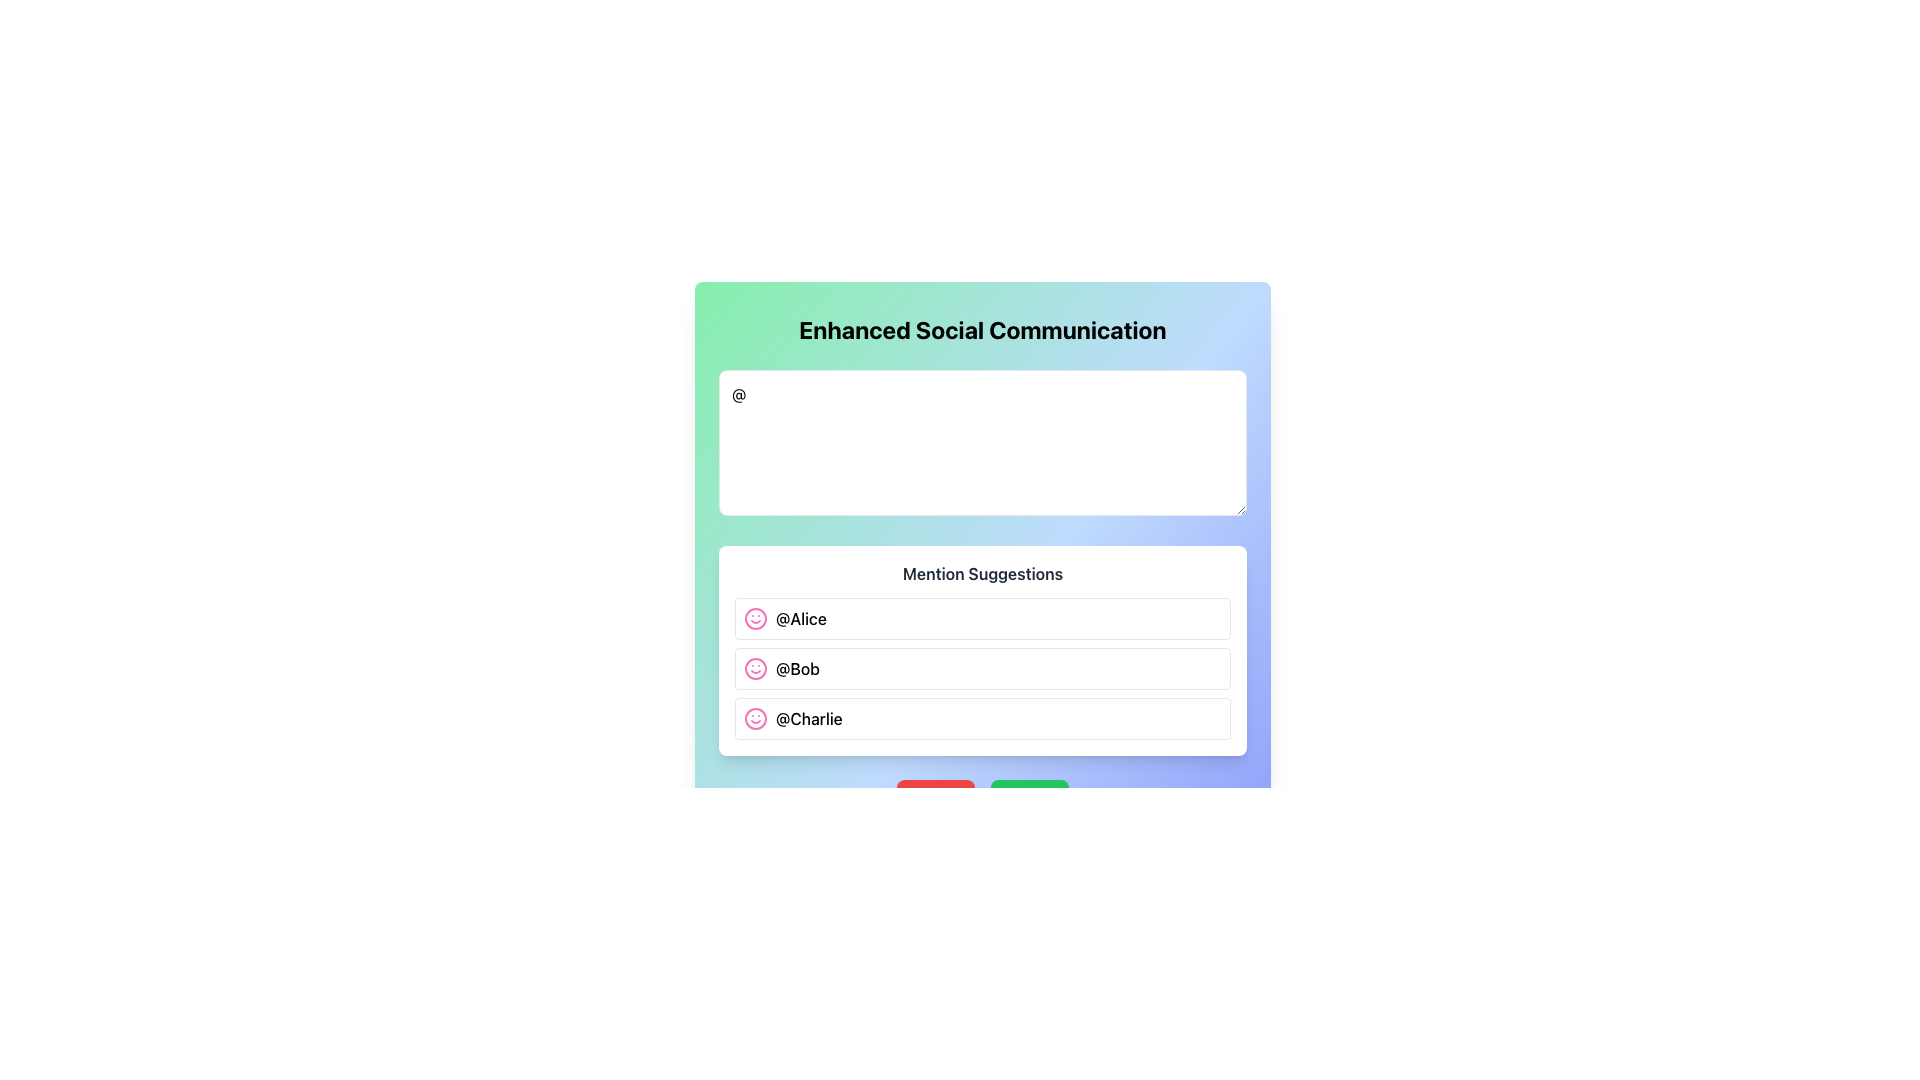  What do you see at coordinates (754, 717) in the screenshot?
I see `the outer circle of the smiley face icon located to the left of '@Charlie' in the 'Mention Suggestions' list` at bounding box center [754, 717].